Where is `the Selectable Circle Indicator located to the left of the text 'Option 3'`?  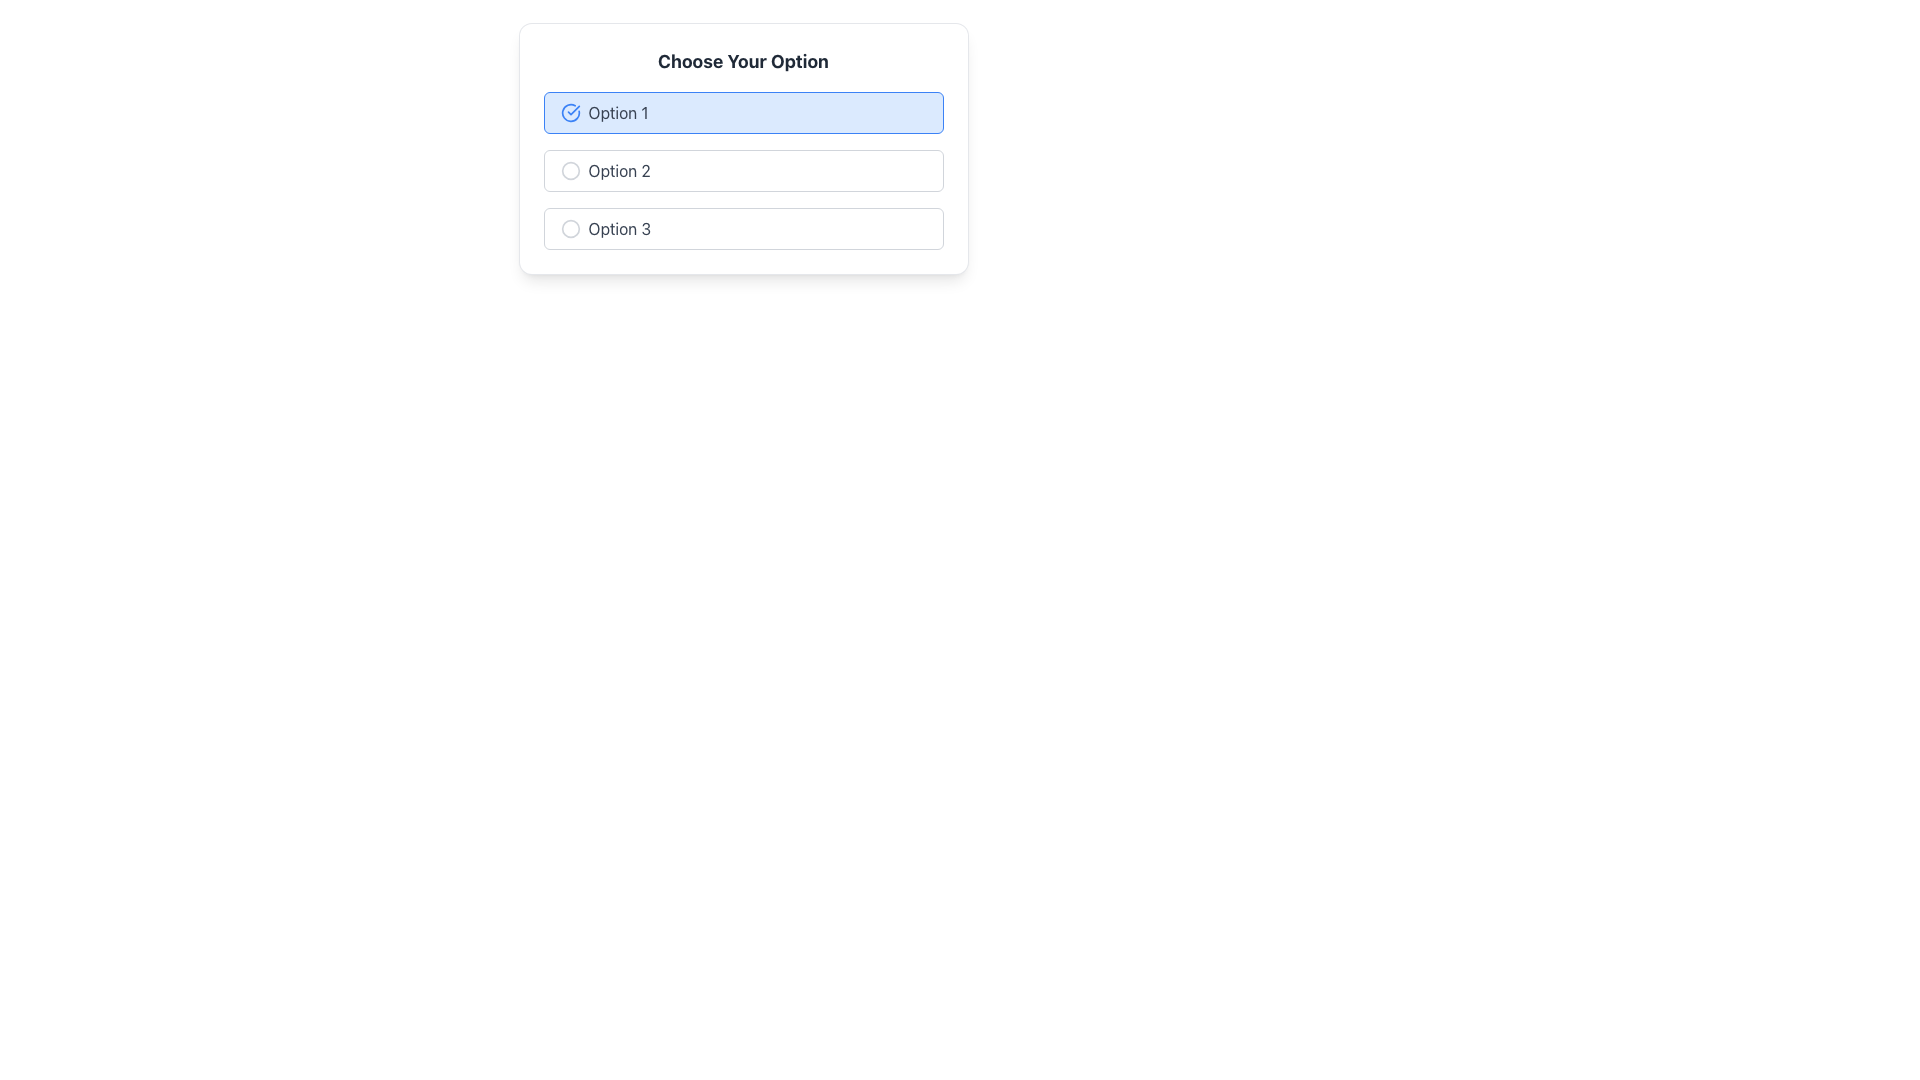
the Selectable Circle Indicator located to the left of the text 'Option 3' is located at coordinates (569, 227).